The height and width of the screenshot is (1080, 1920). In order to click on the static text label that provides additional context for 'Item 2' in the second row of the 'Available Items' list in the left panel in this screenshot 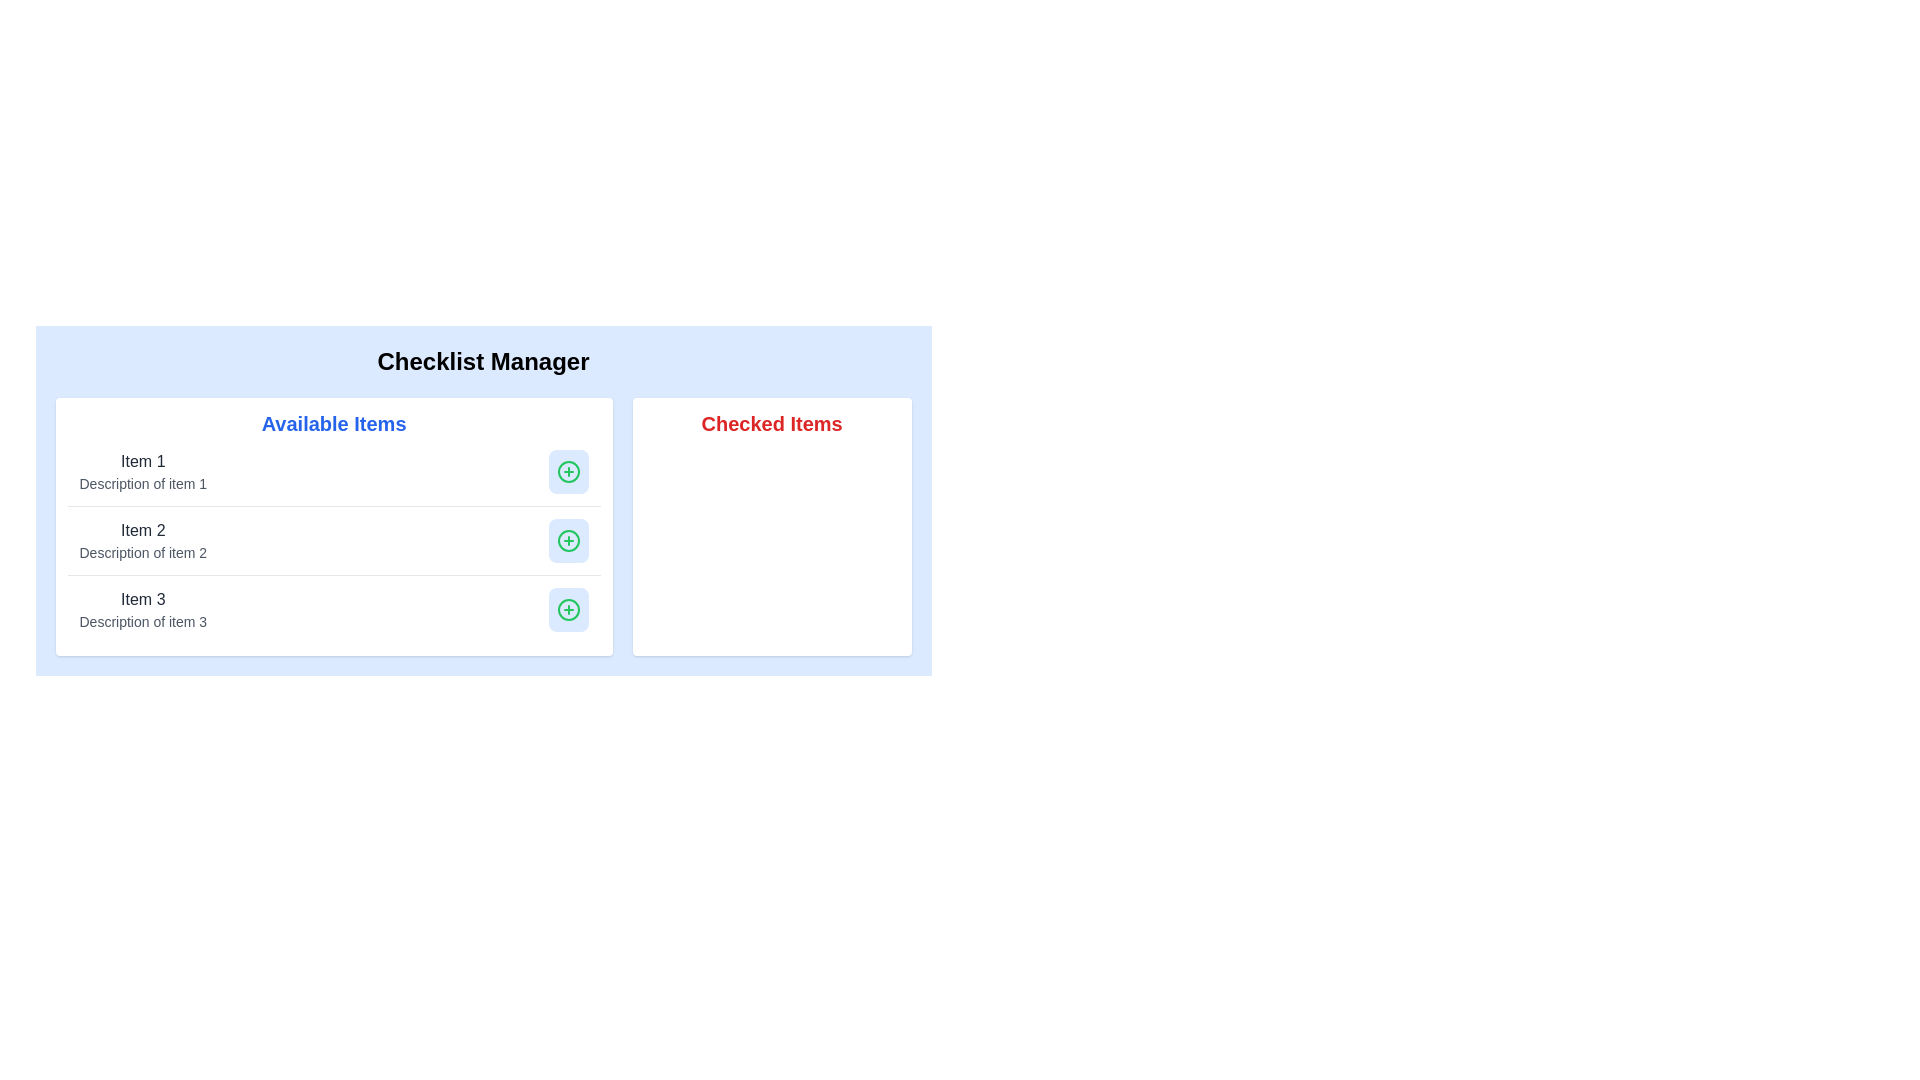, I will do `click(142, 552)`.